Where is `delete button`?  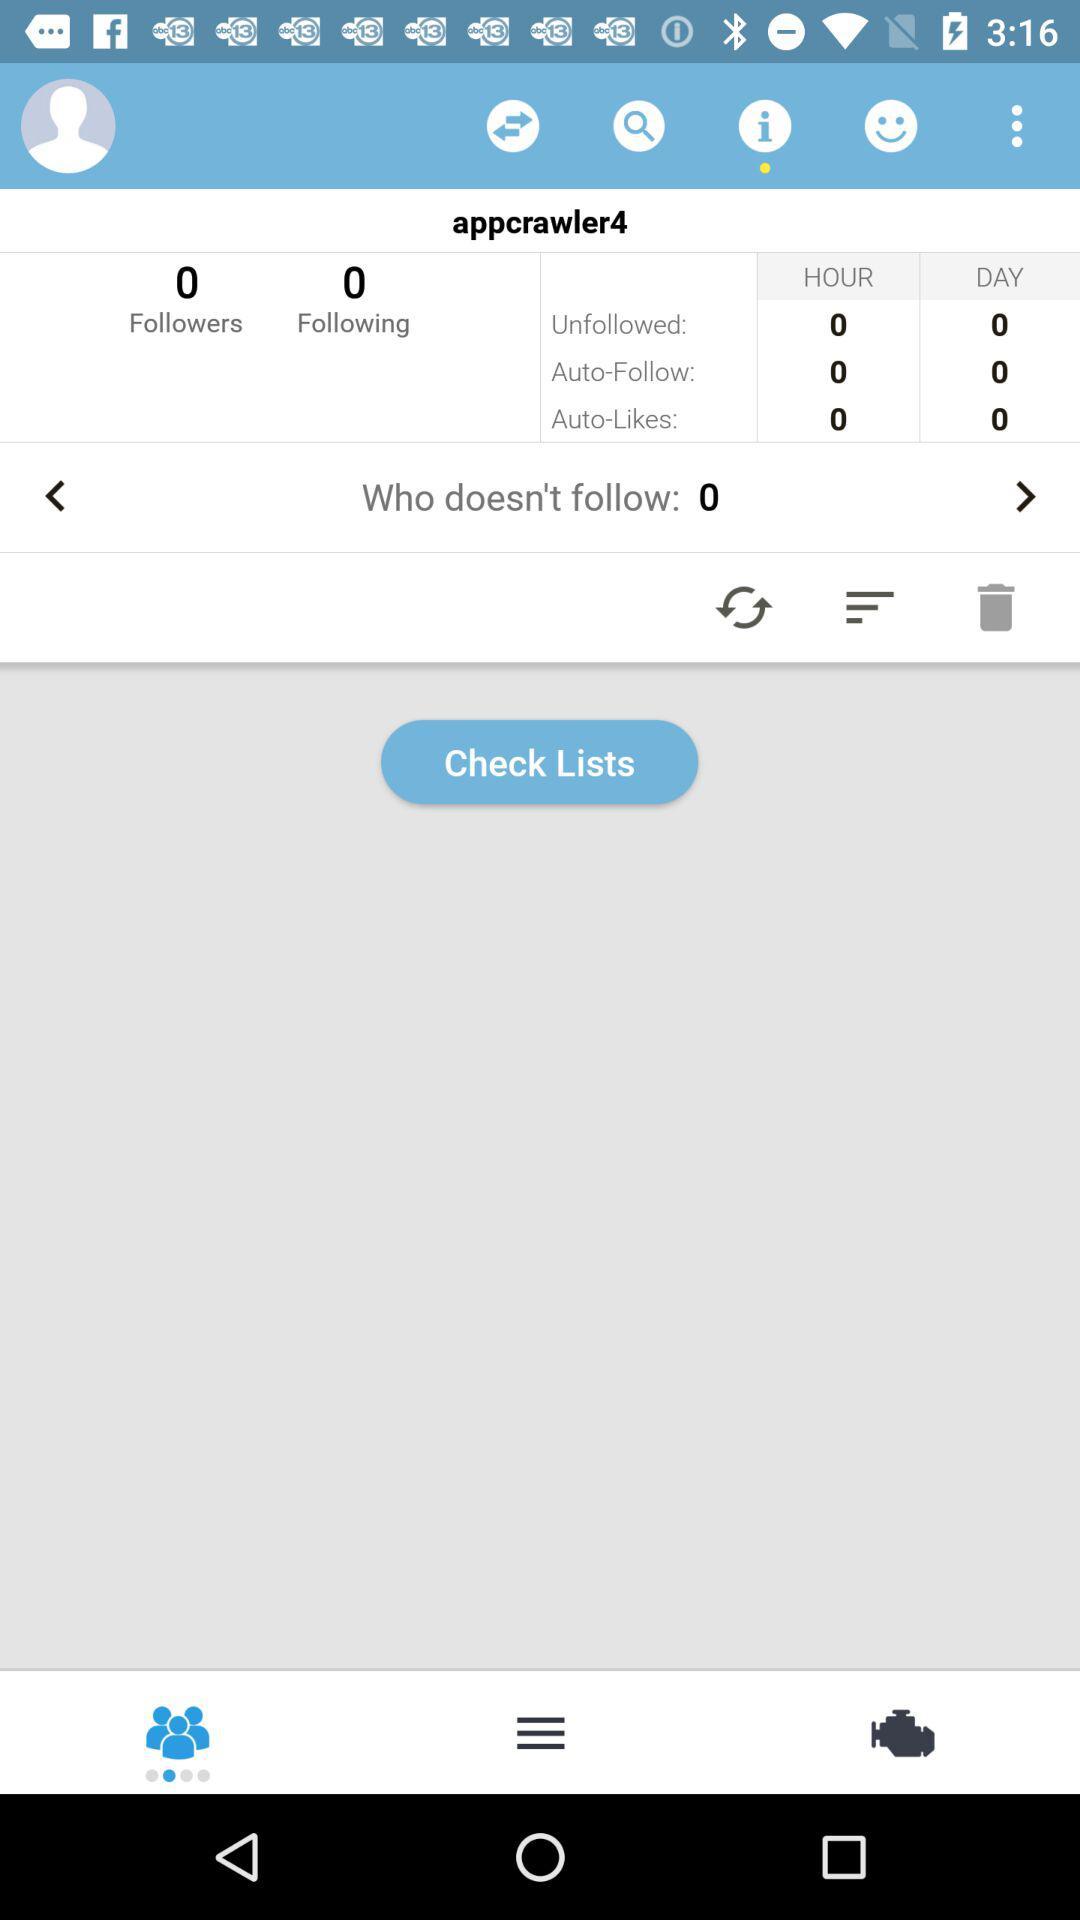
delete button is located at coordinates (995, 605).